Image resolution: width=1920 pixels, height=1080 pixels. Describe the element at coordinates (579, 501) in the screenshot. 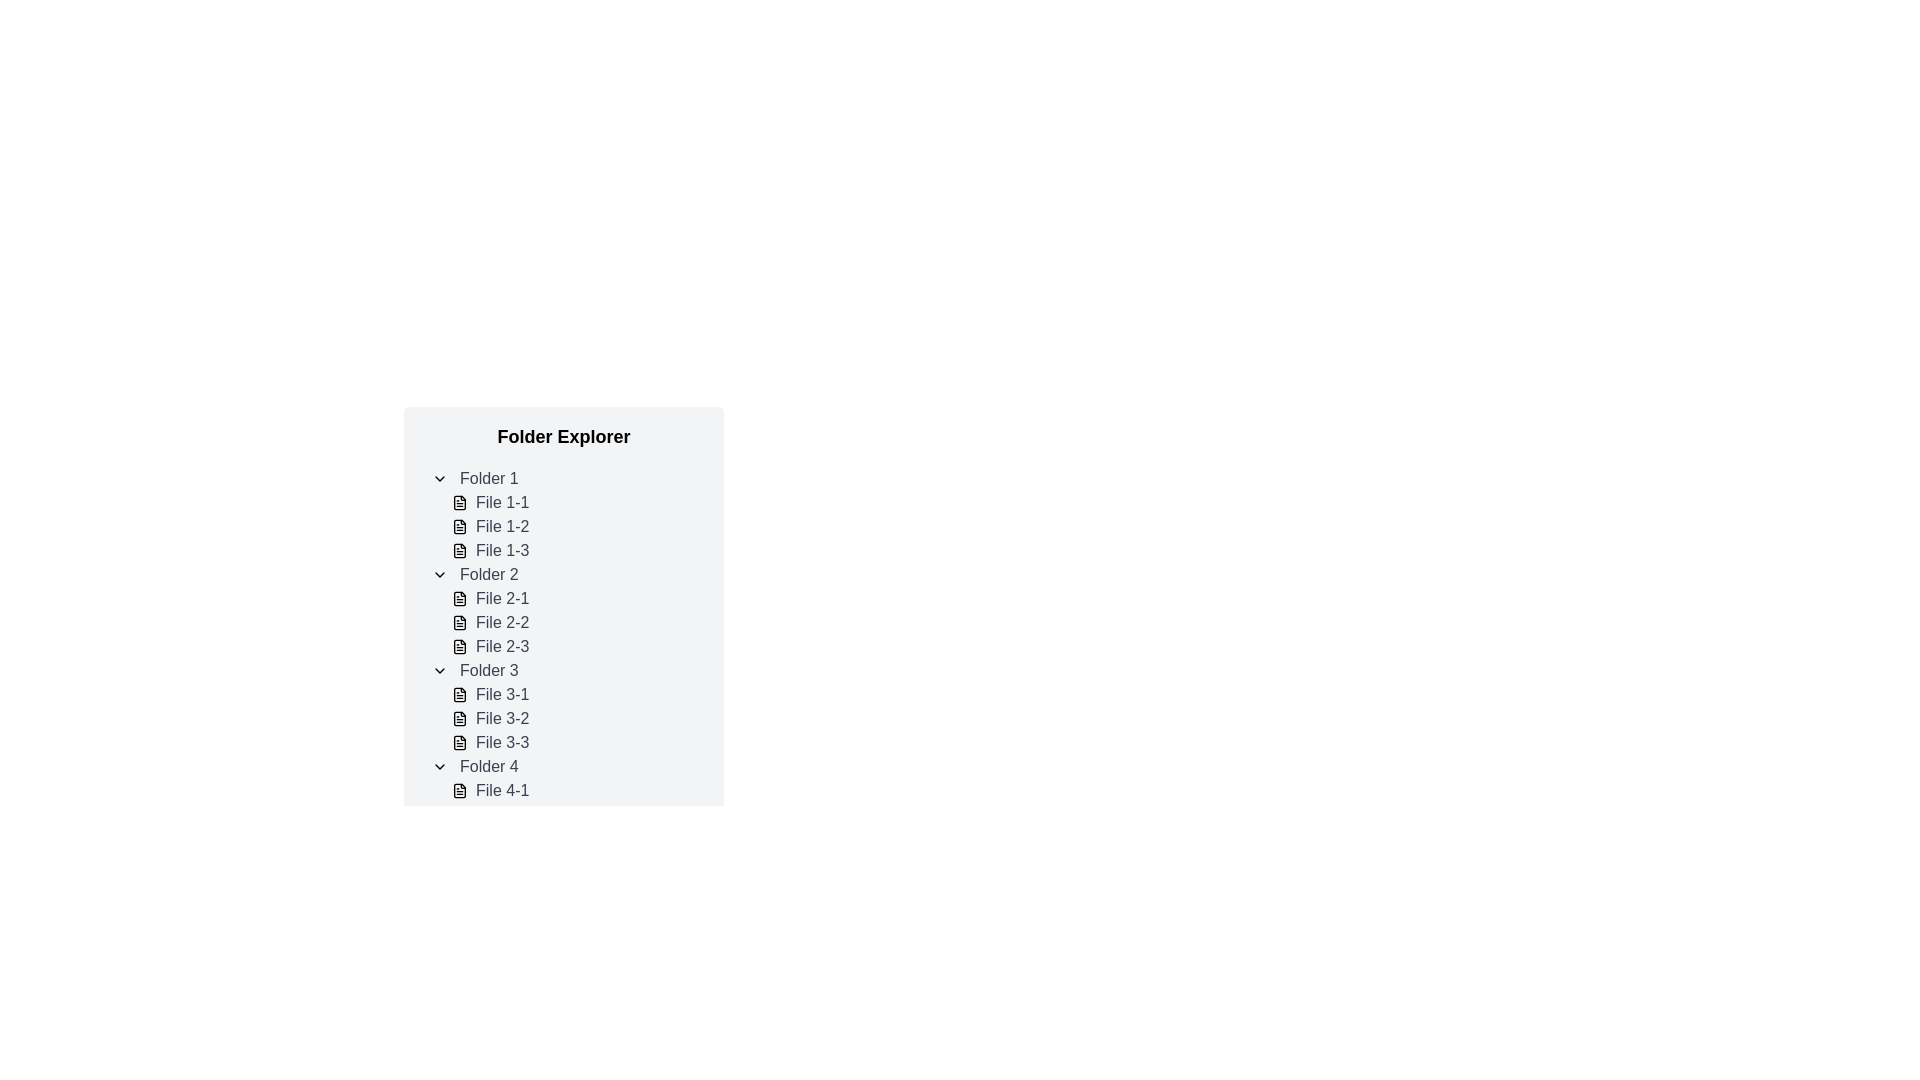

I see `the file item named 'File 1-1' in the folder explorer` at that location.